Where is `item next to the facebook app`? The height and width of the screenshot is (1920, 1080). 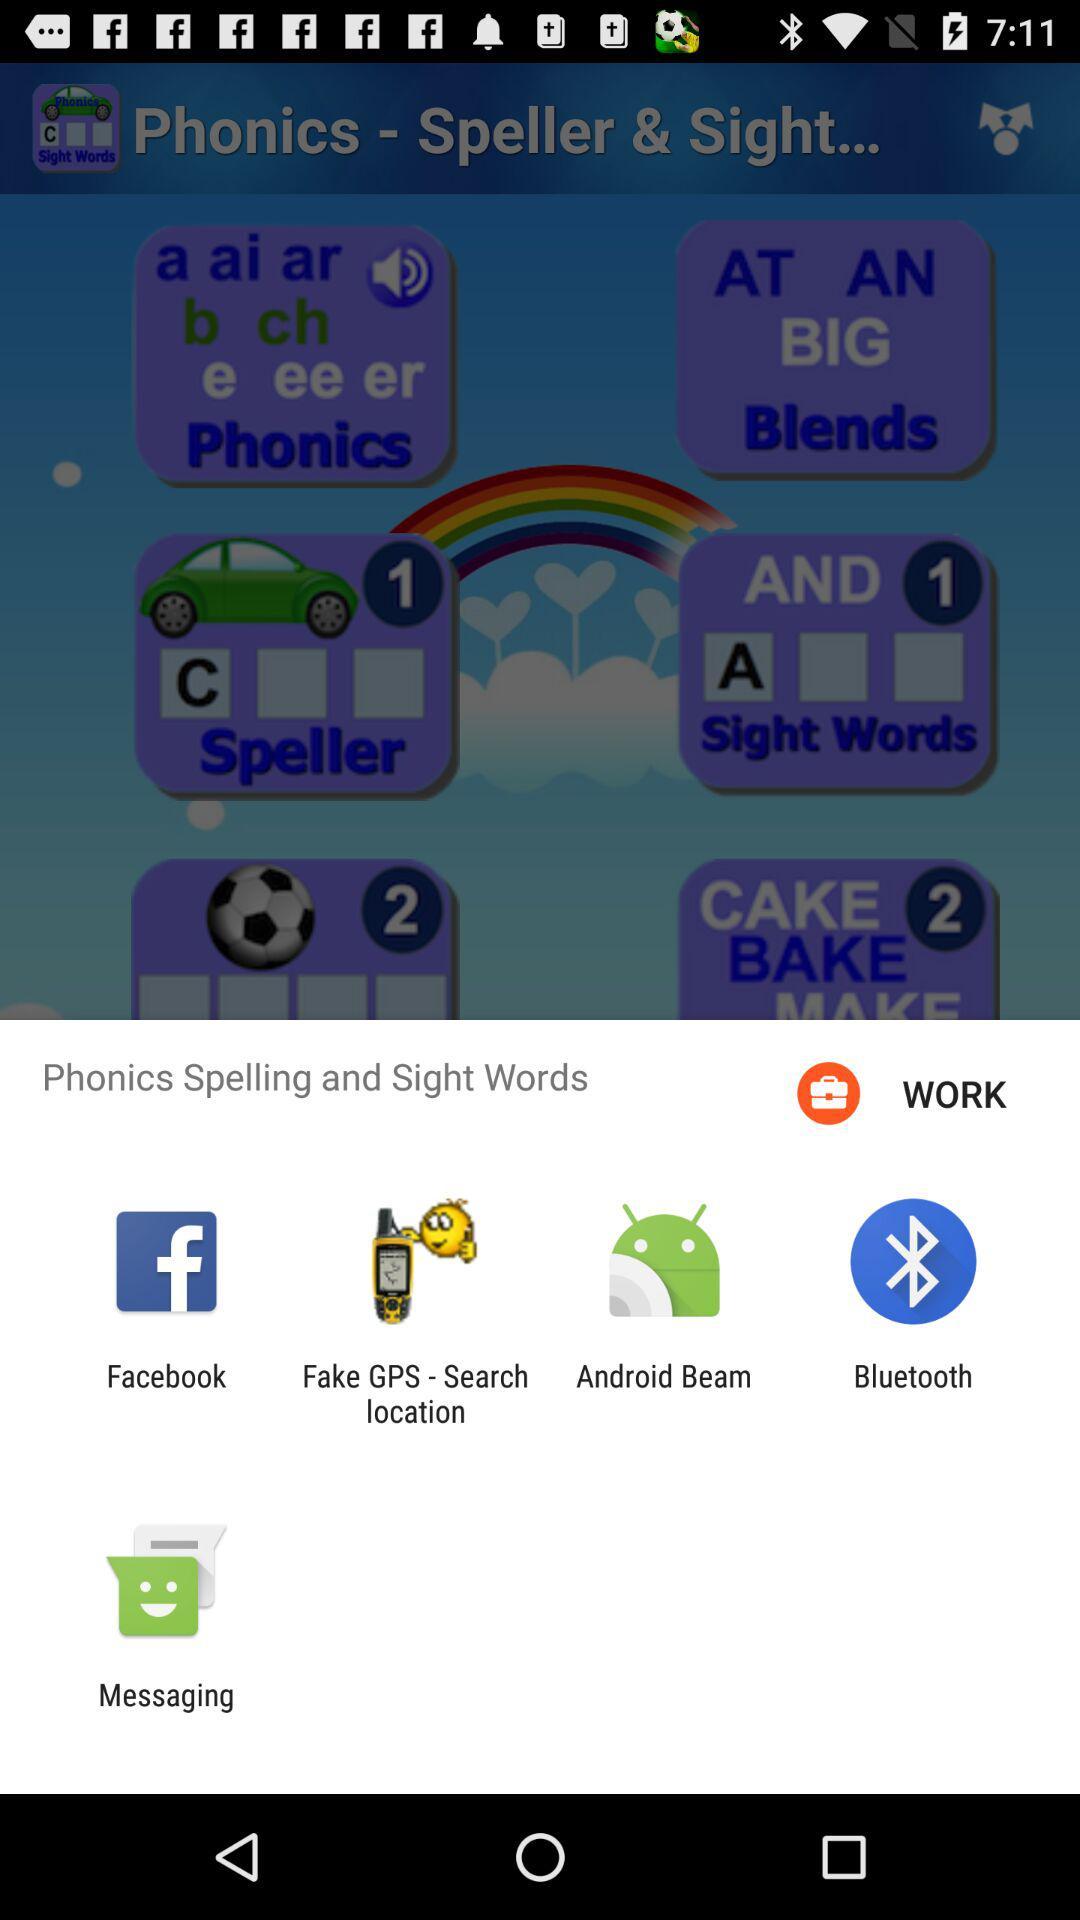 item next to the facebook app is located at coordinates (414, 1392).